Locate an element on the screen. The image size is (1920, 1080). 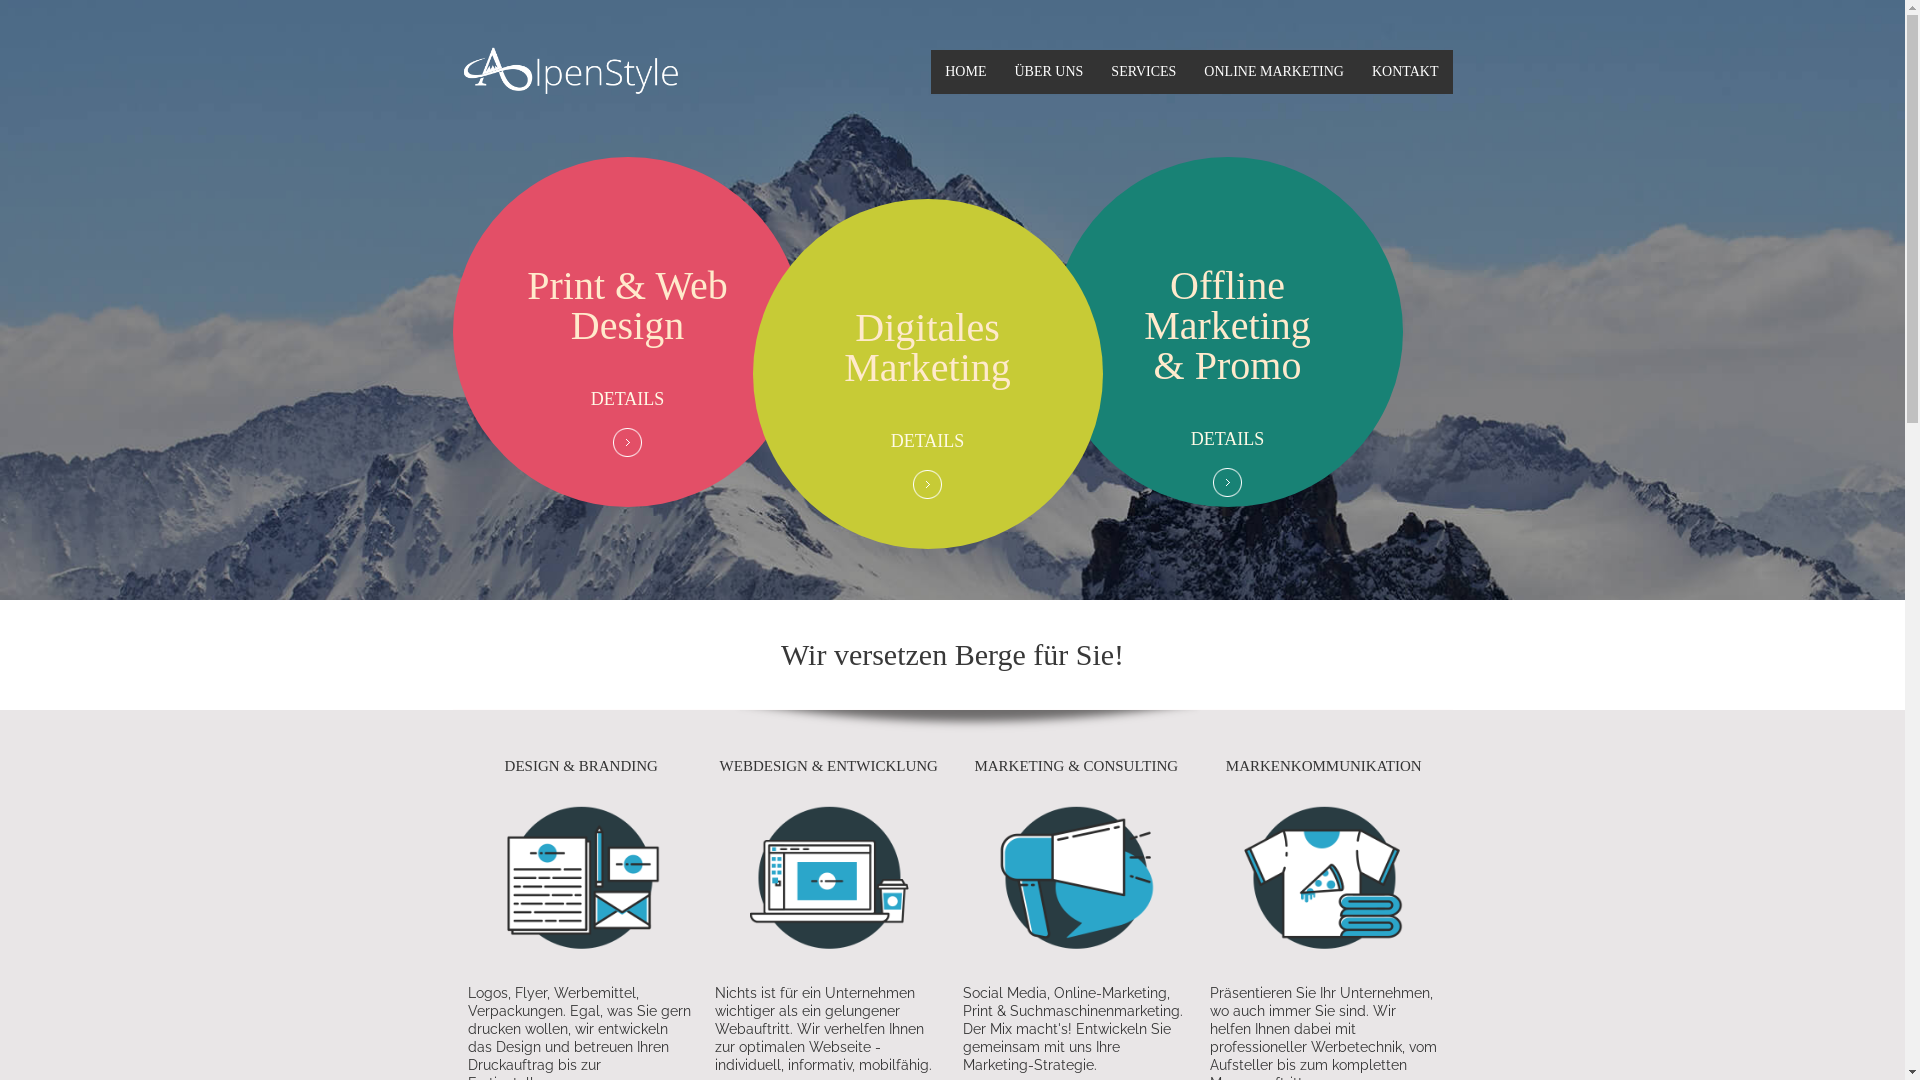
'DETAILS' is located at coordinates (589, 398).